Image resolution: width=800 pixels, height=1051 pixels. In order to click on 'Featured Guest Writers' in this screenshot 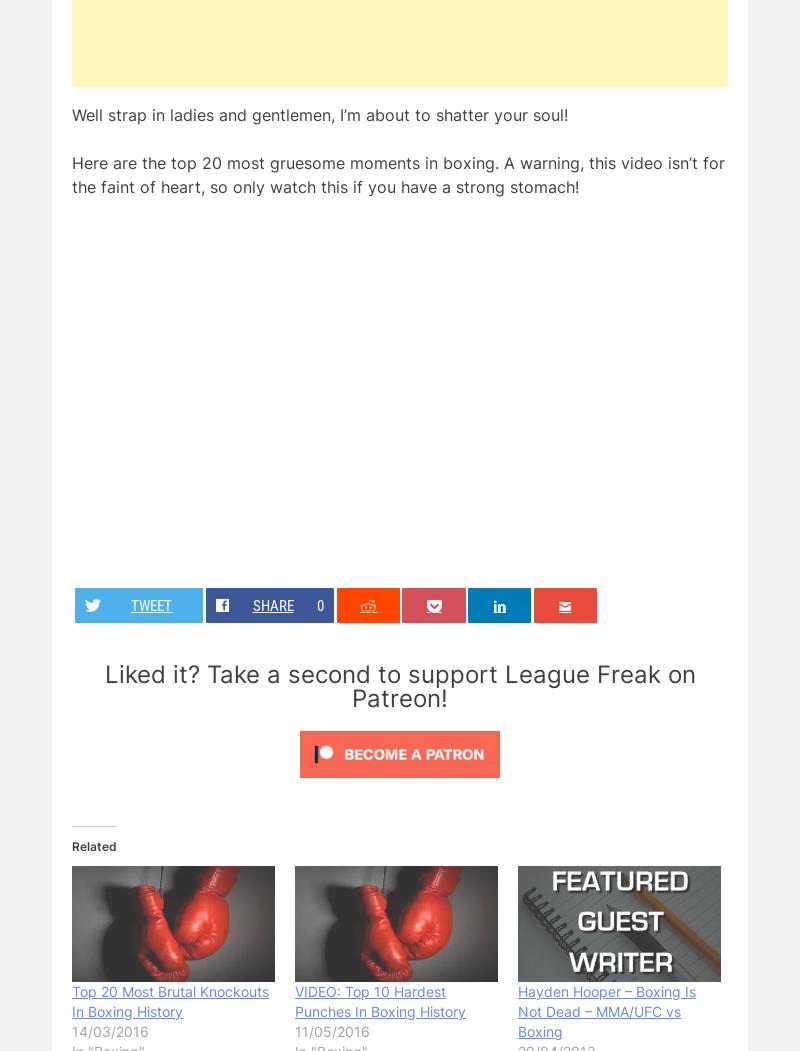, I will do `click(157, 795)`.